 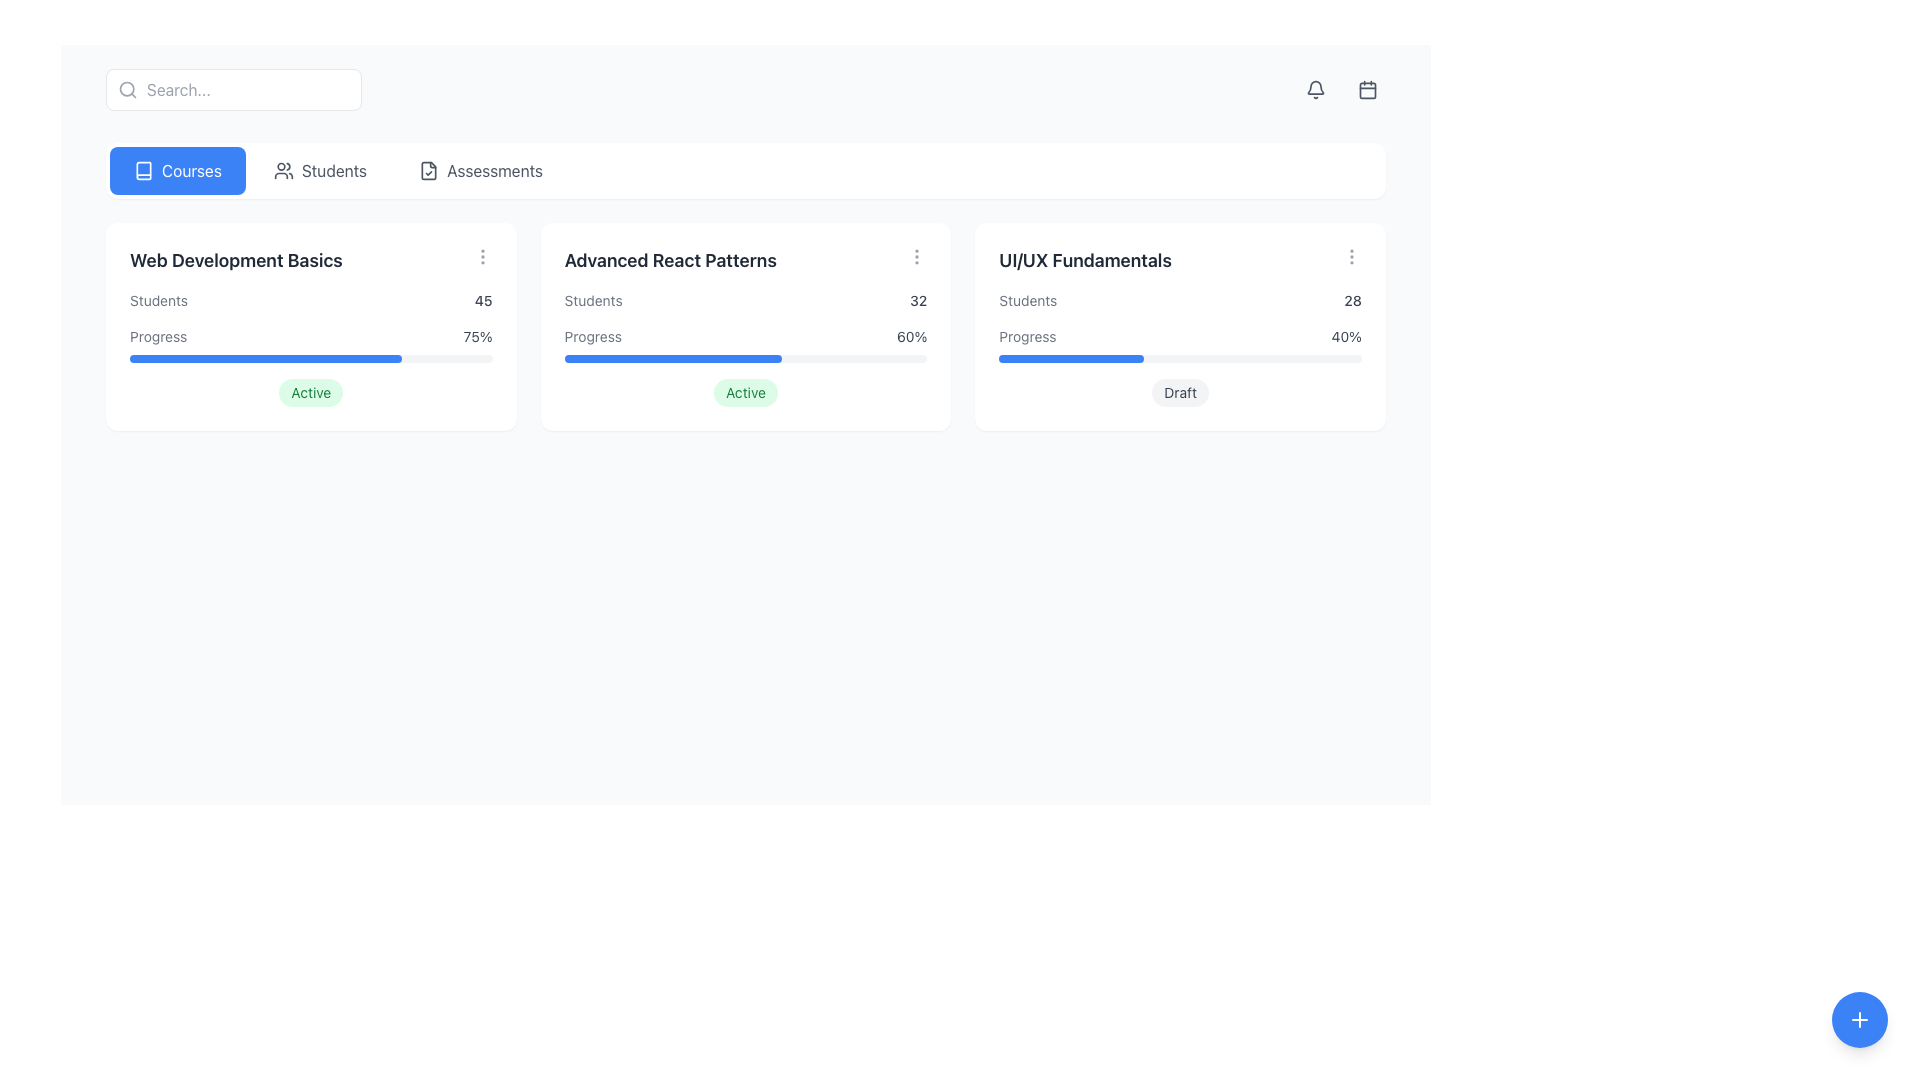 What do you see at coordinates (177, 169) in the screenshot?
I see `the blue rectangular button labeled 'Courses' located at the top-left of the toolbar` at bounding box center [177, 169].